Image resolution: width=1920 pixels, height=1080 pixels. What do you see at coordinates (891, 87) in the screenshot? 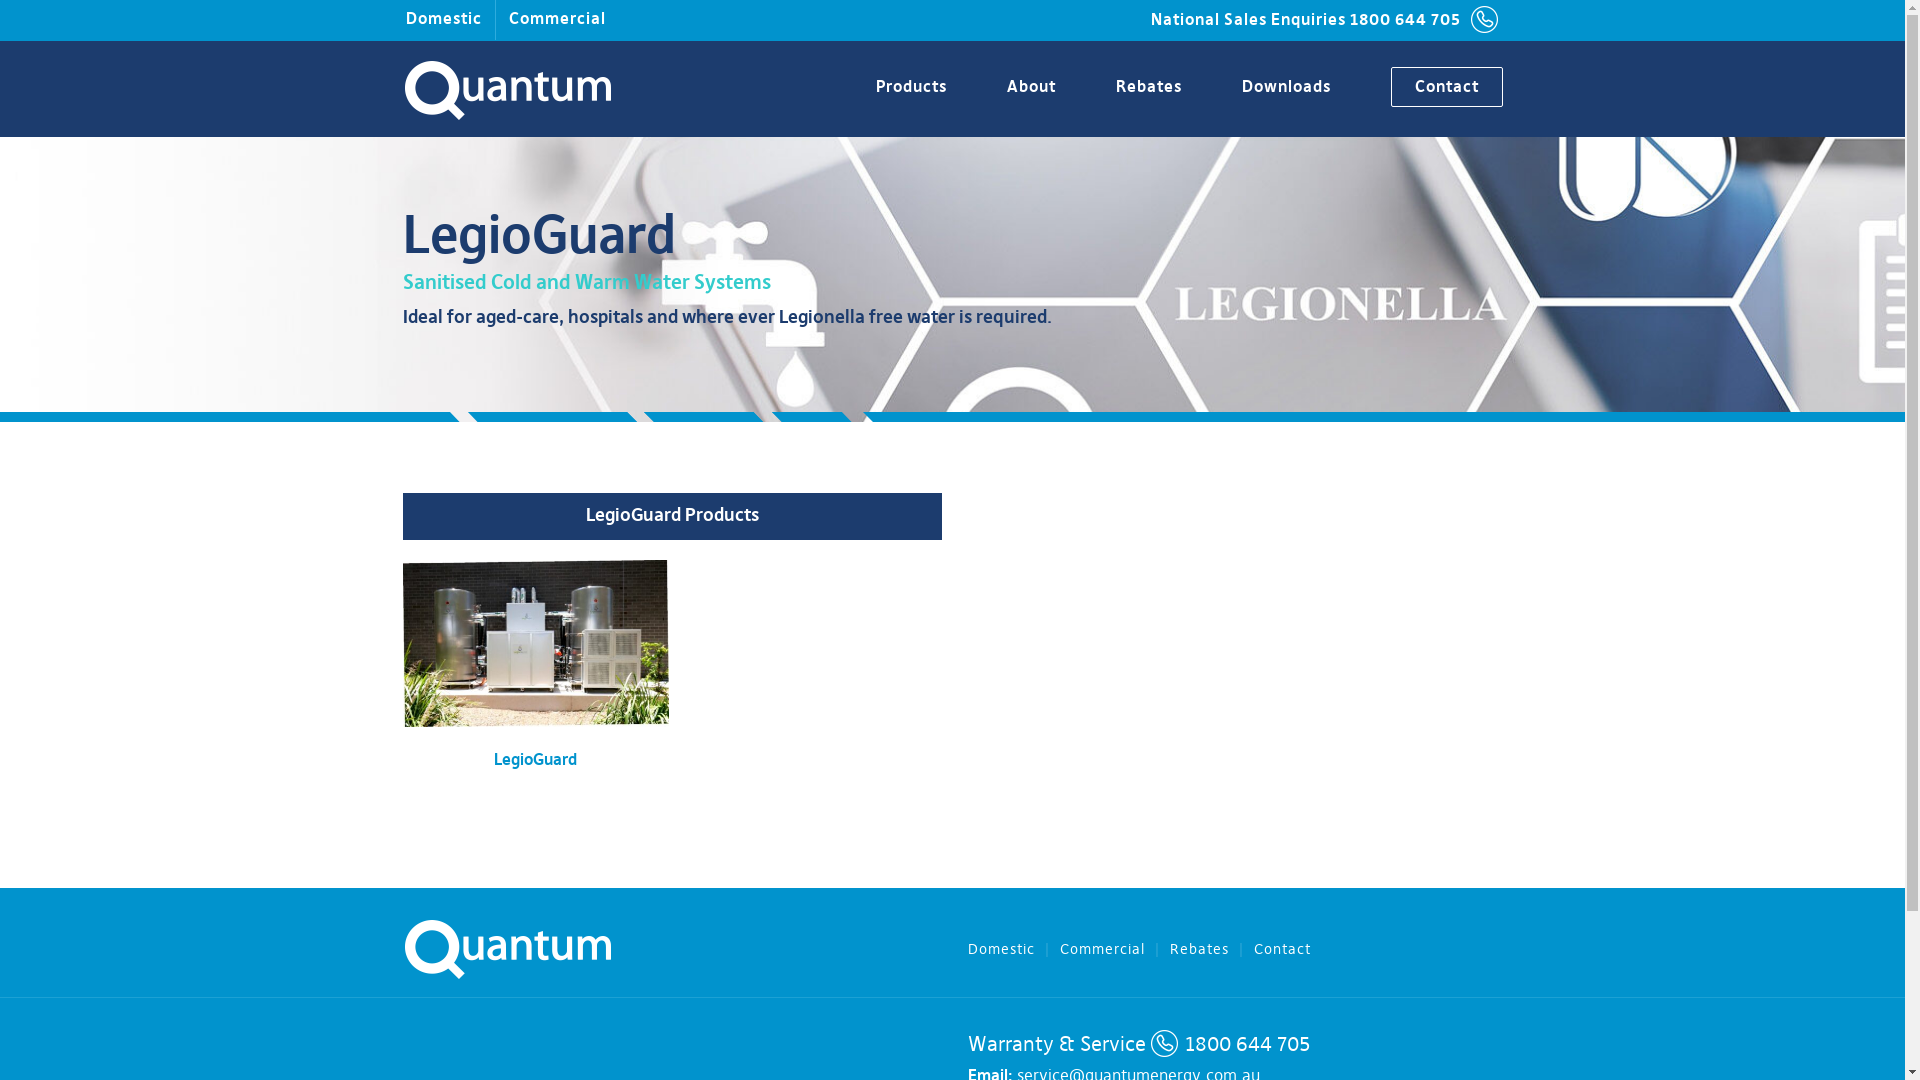
I see `'Products'` at bounding box center [891, 87].